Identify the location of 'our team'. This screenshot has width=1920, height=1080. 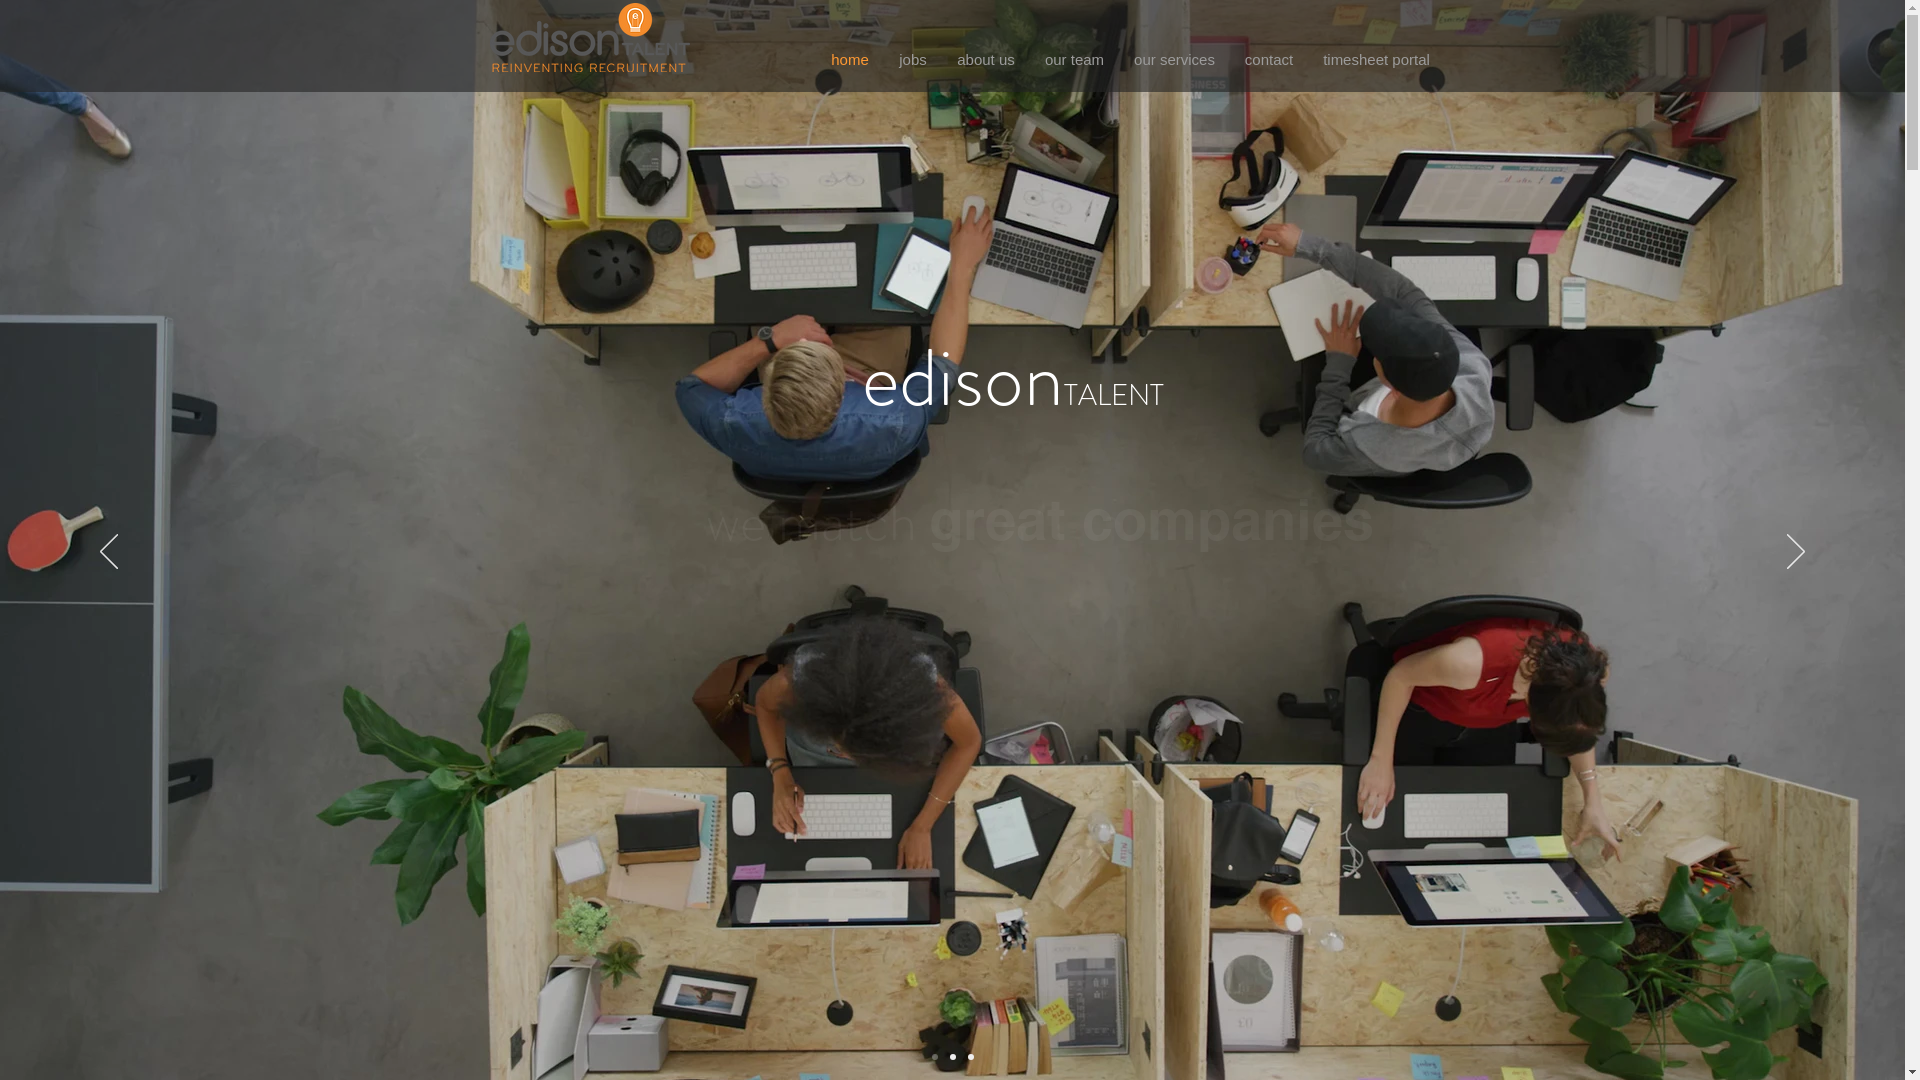
(1073, 59).